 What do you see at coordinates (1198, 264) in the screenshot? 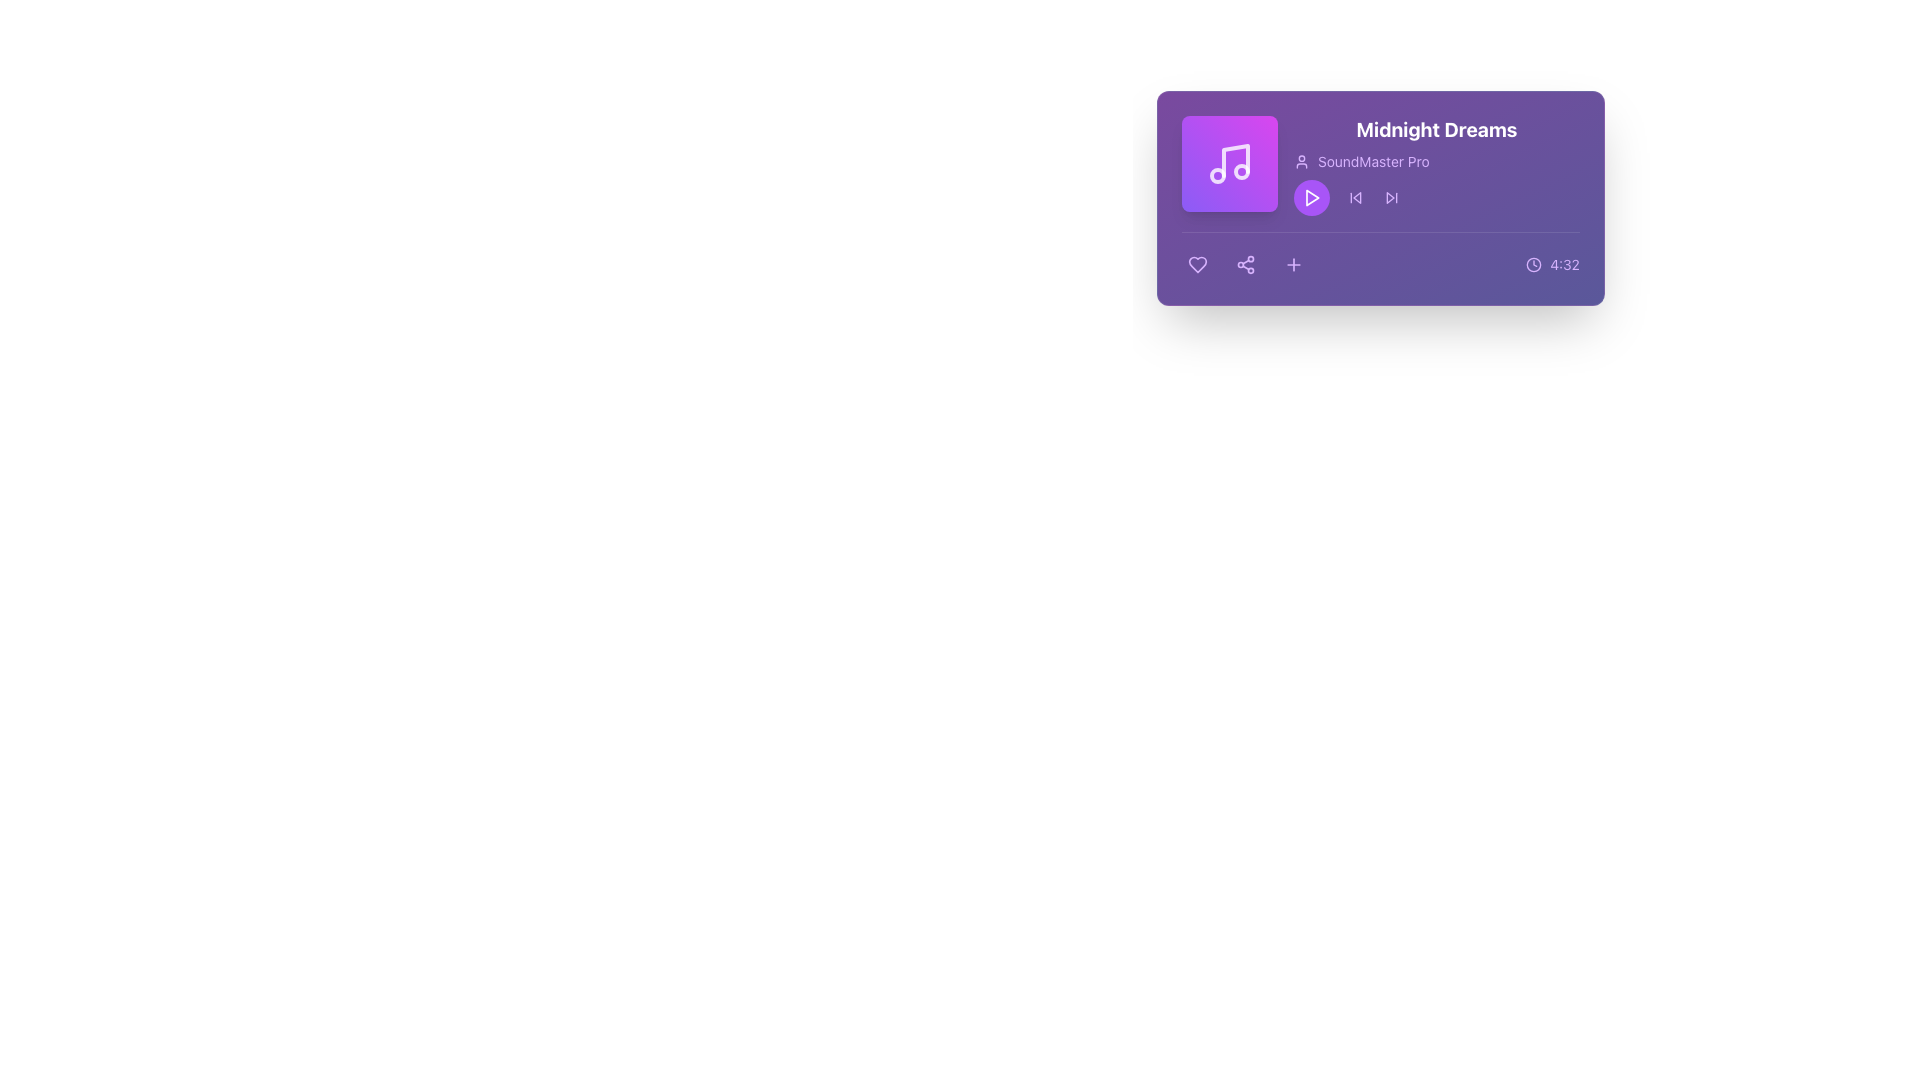
I see `the 'Like' button, which is the first icon on the left side in a row of three icons below the main content of the music card` at bounding box center [1198, 264].